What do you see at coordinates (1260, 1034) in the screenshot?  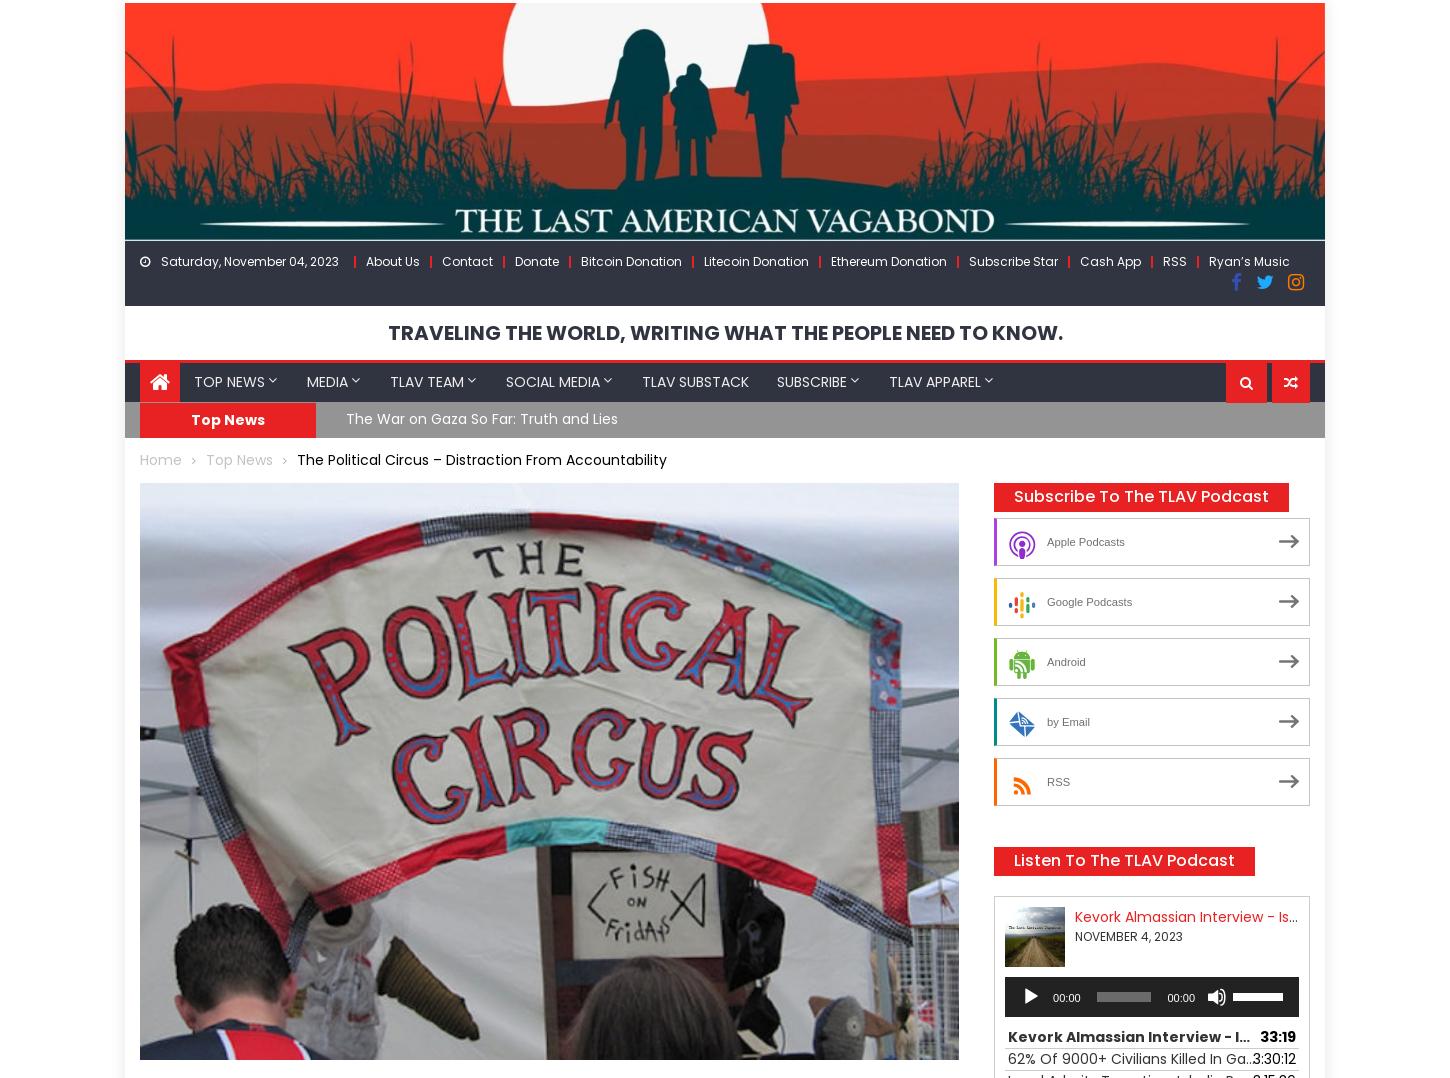 I see `'33:19'` at bounding box center [1260, 1034].